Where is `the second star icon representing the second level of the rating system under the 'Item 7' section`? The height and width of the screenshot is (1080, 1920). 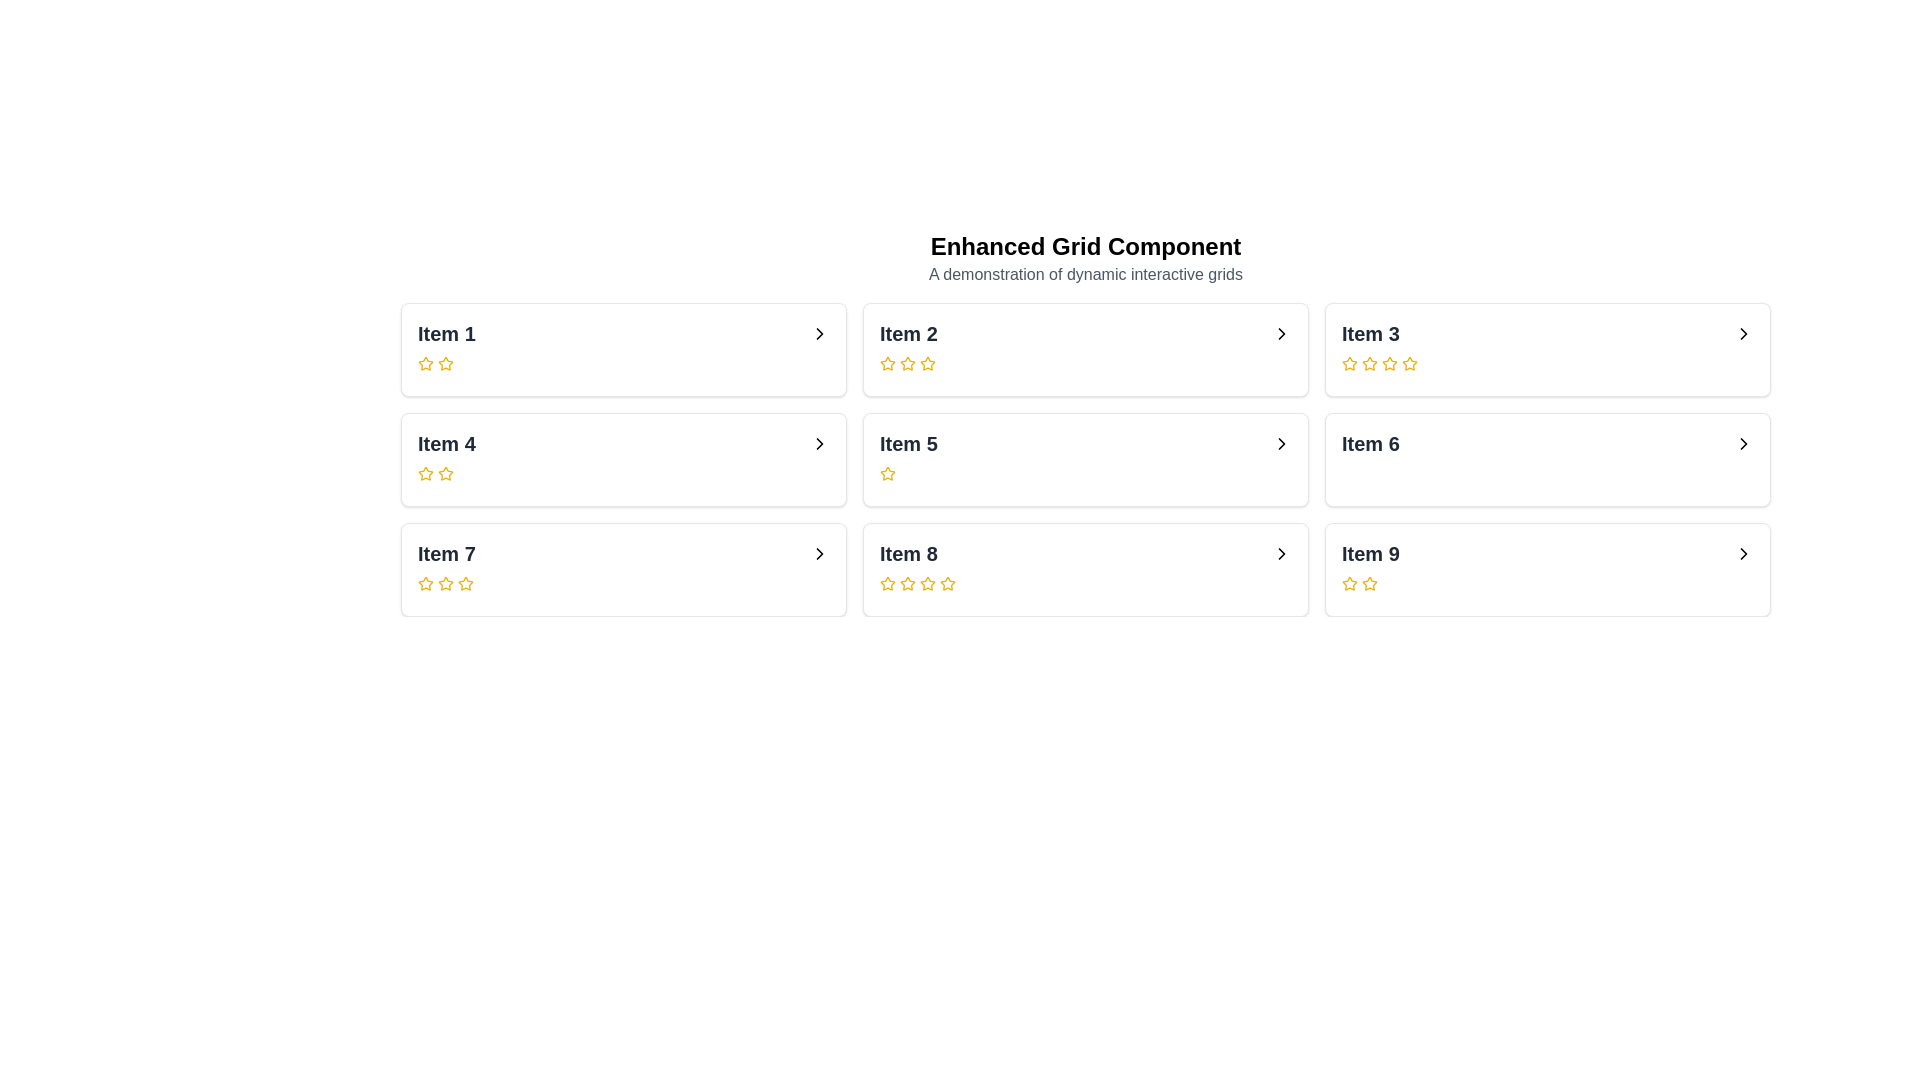
the second star icon representing the second level of the rating system under the 'Item 7' section is located at coordinates (464, 583).